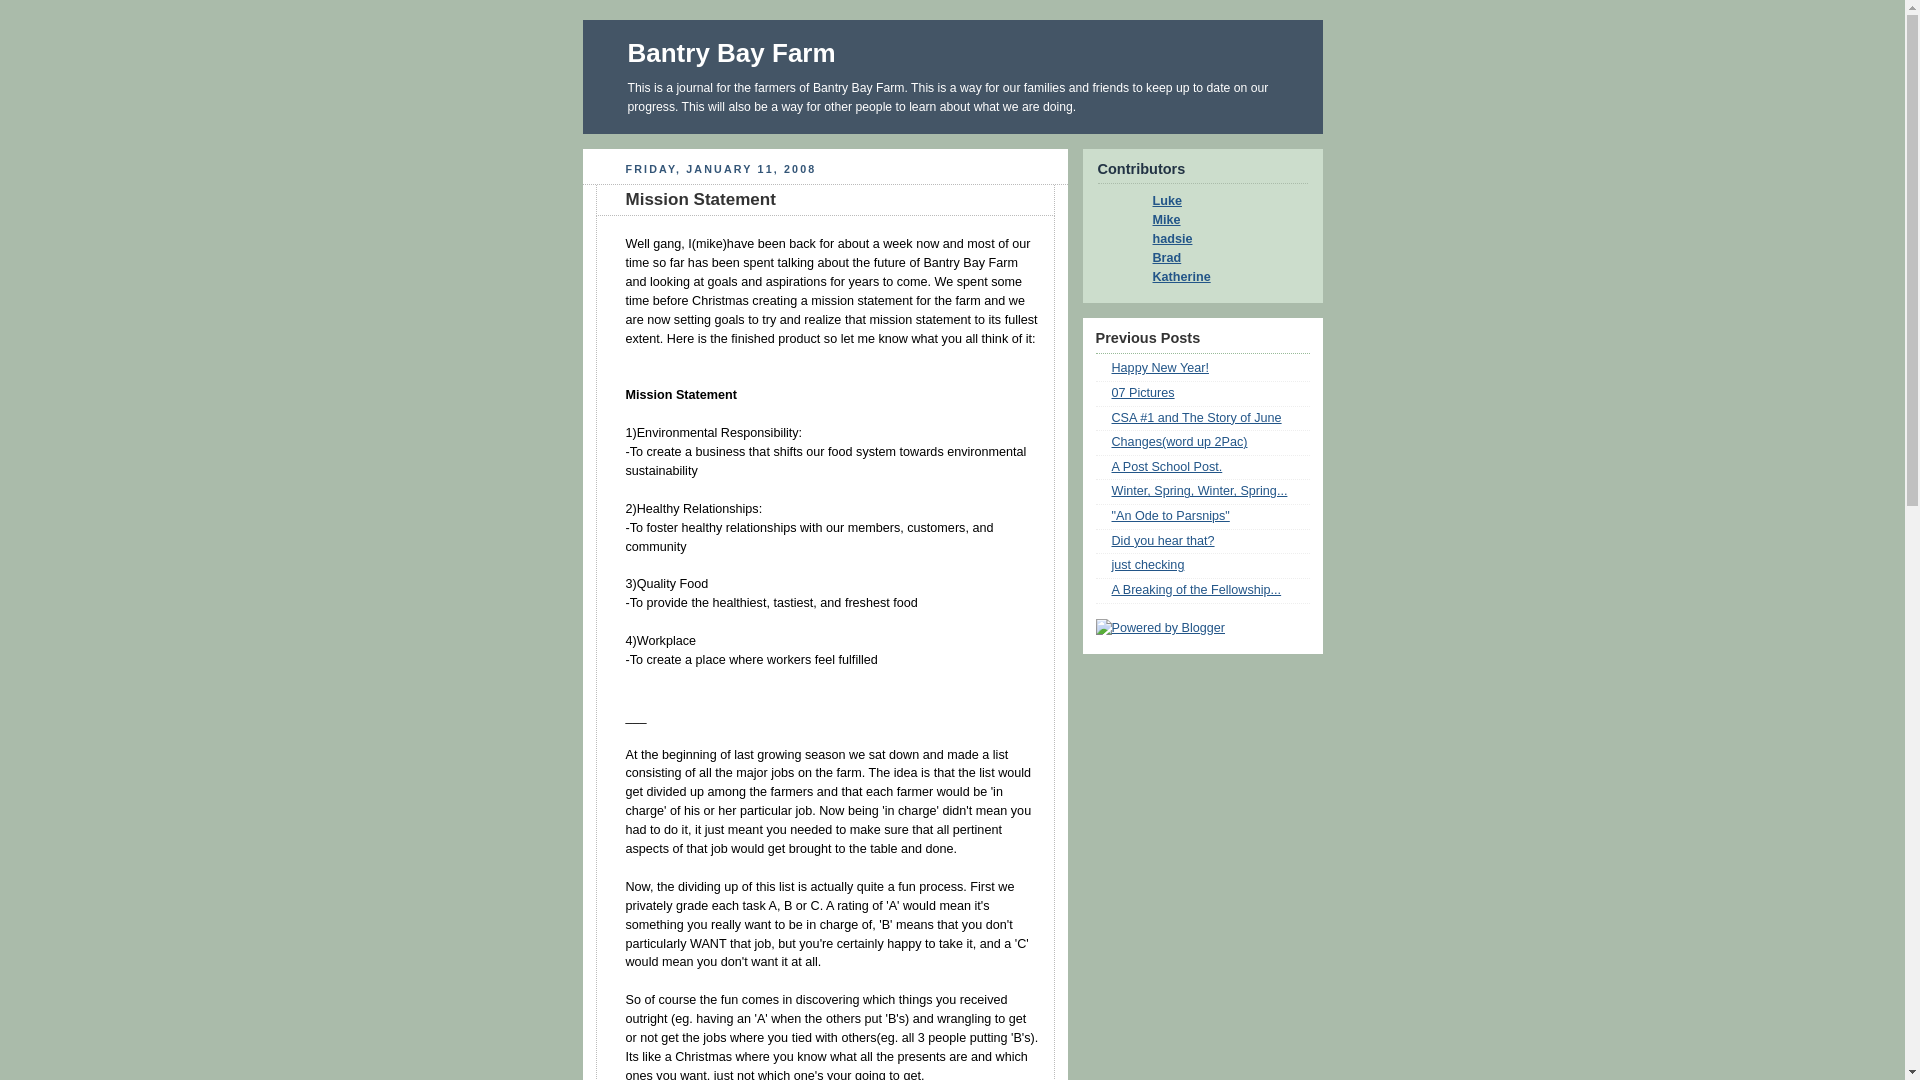 This screenshot has height=1080, width=1920. Describe the element at coordinates (1167, 466) in the screenshot. I see `'A Post School Post.'` at that location.